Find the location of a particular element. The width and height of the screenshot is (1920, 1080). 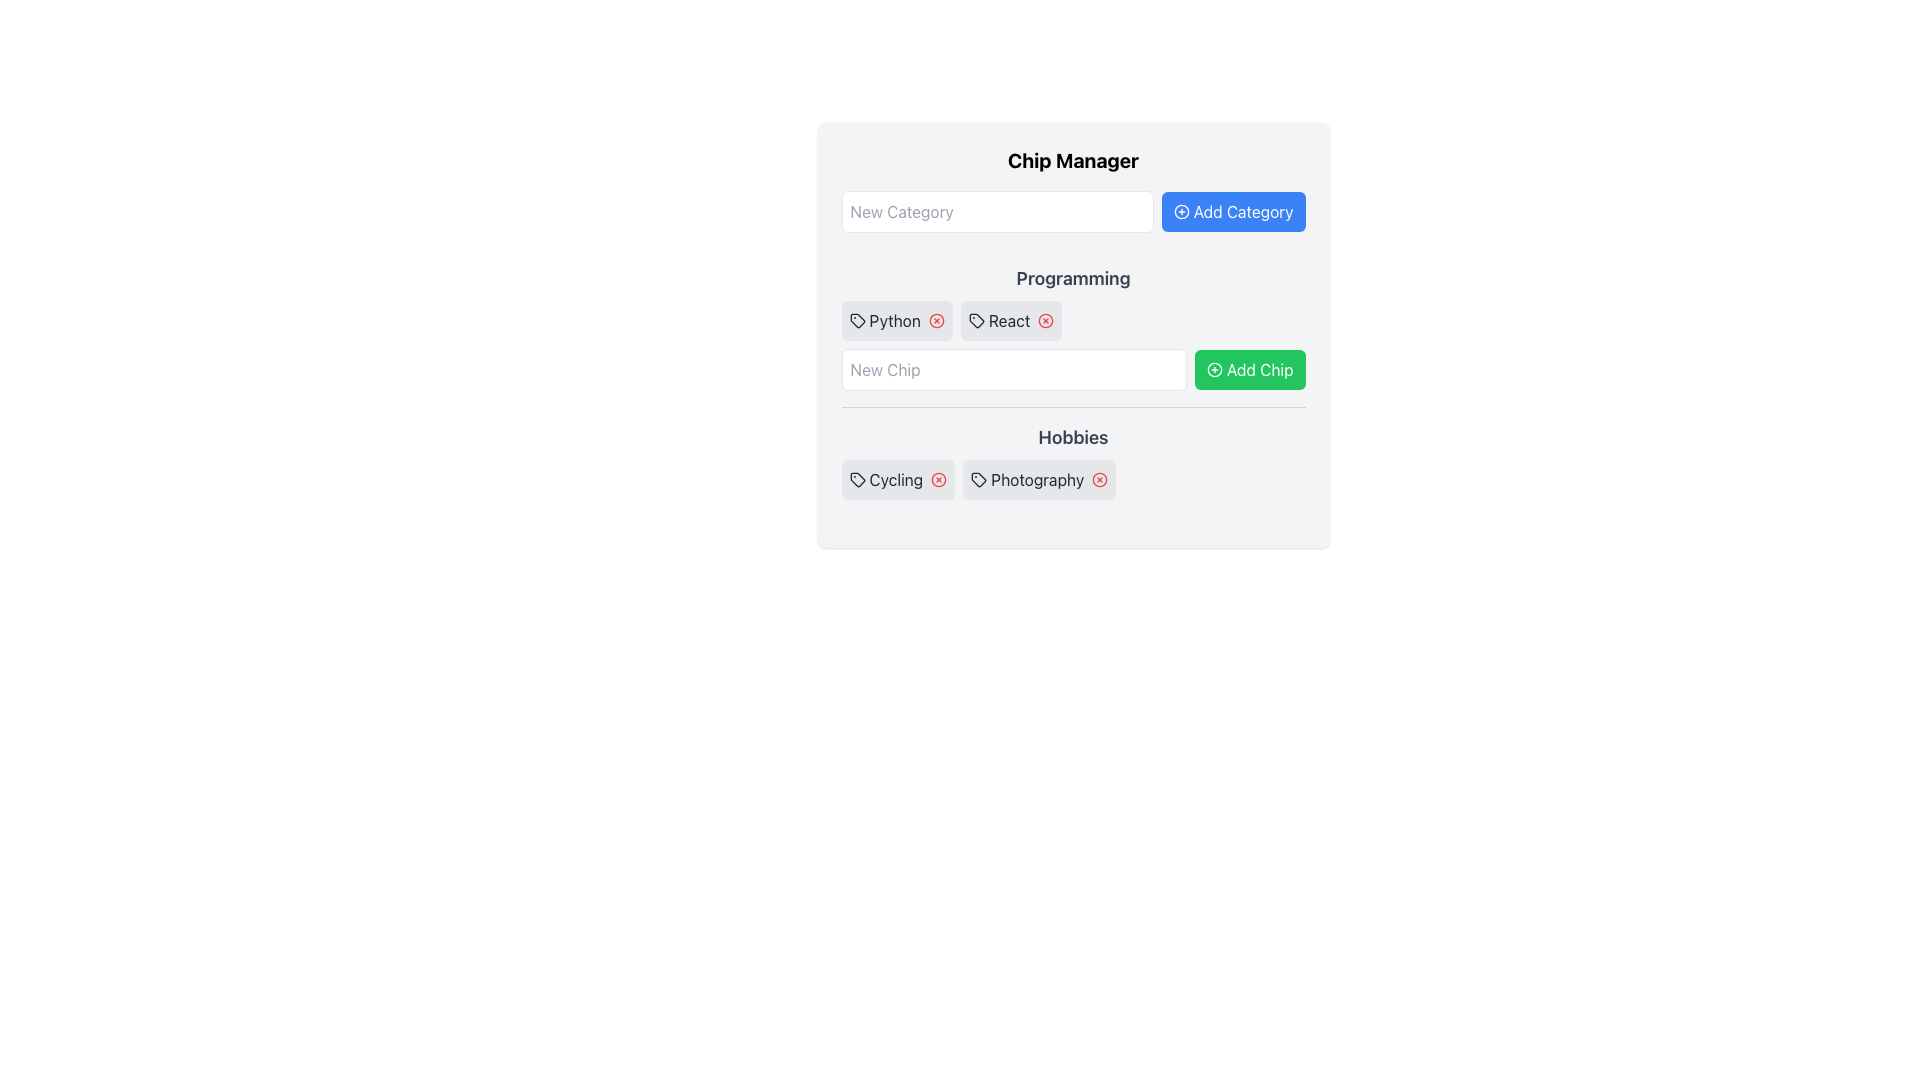

the left-most icon representing the category 'Photography' in the 'Hobbies' row of chips is located at coordinates (979, 479).